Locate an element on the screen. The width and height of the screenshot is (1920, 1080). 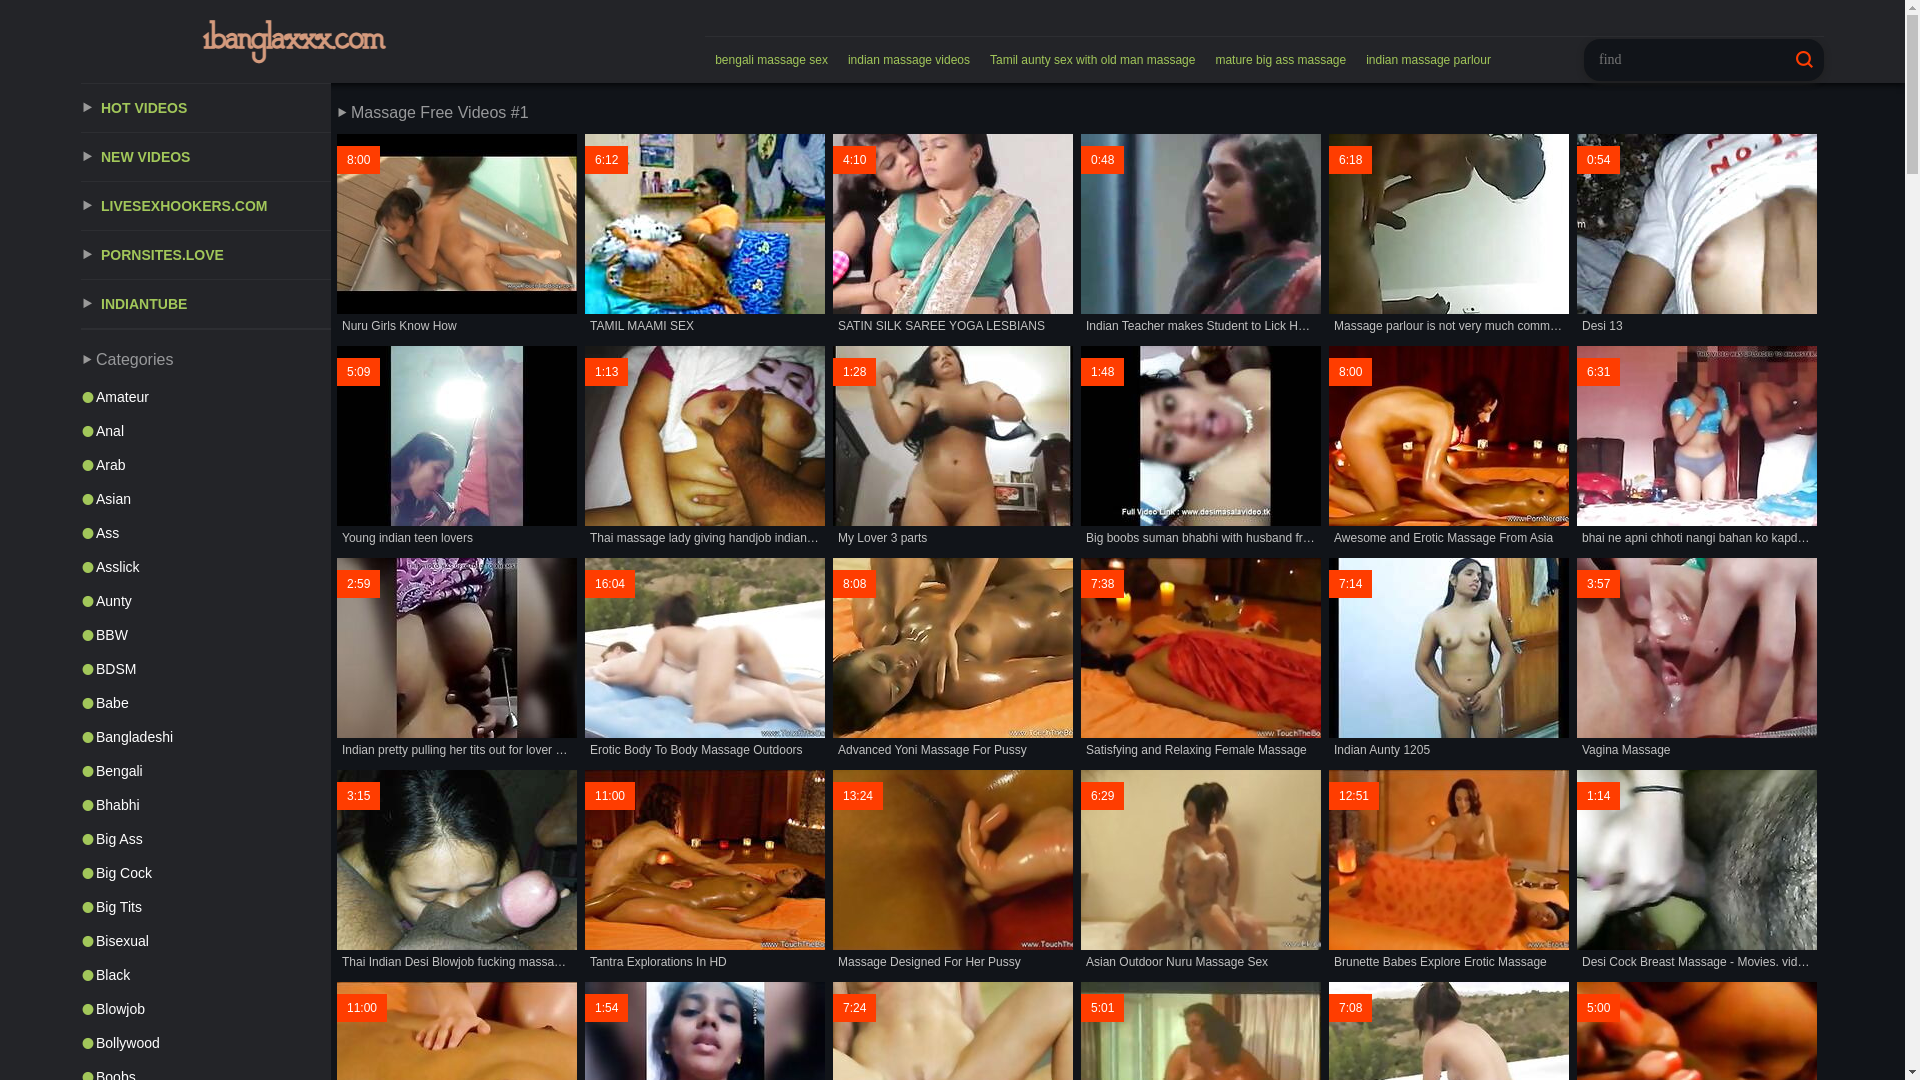
'8:00 is located at coordinates (455, 234).